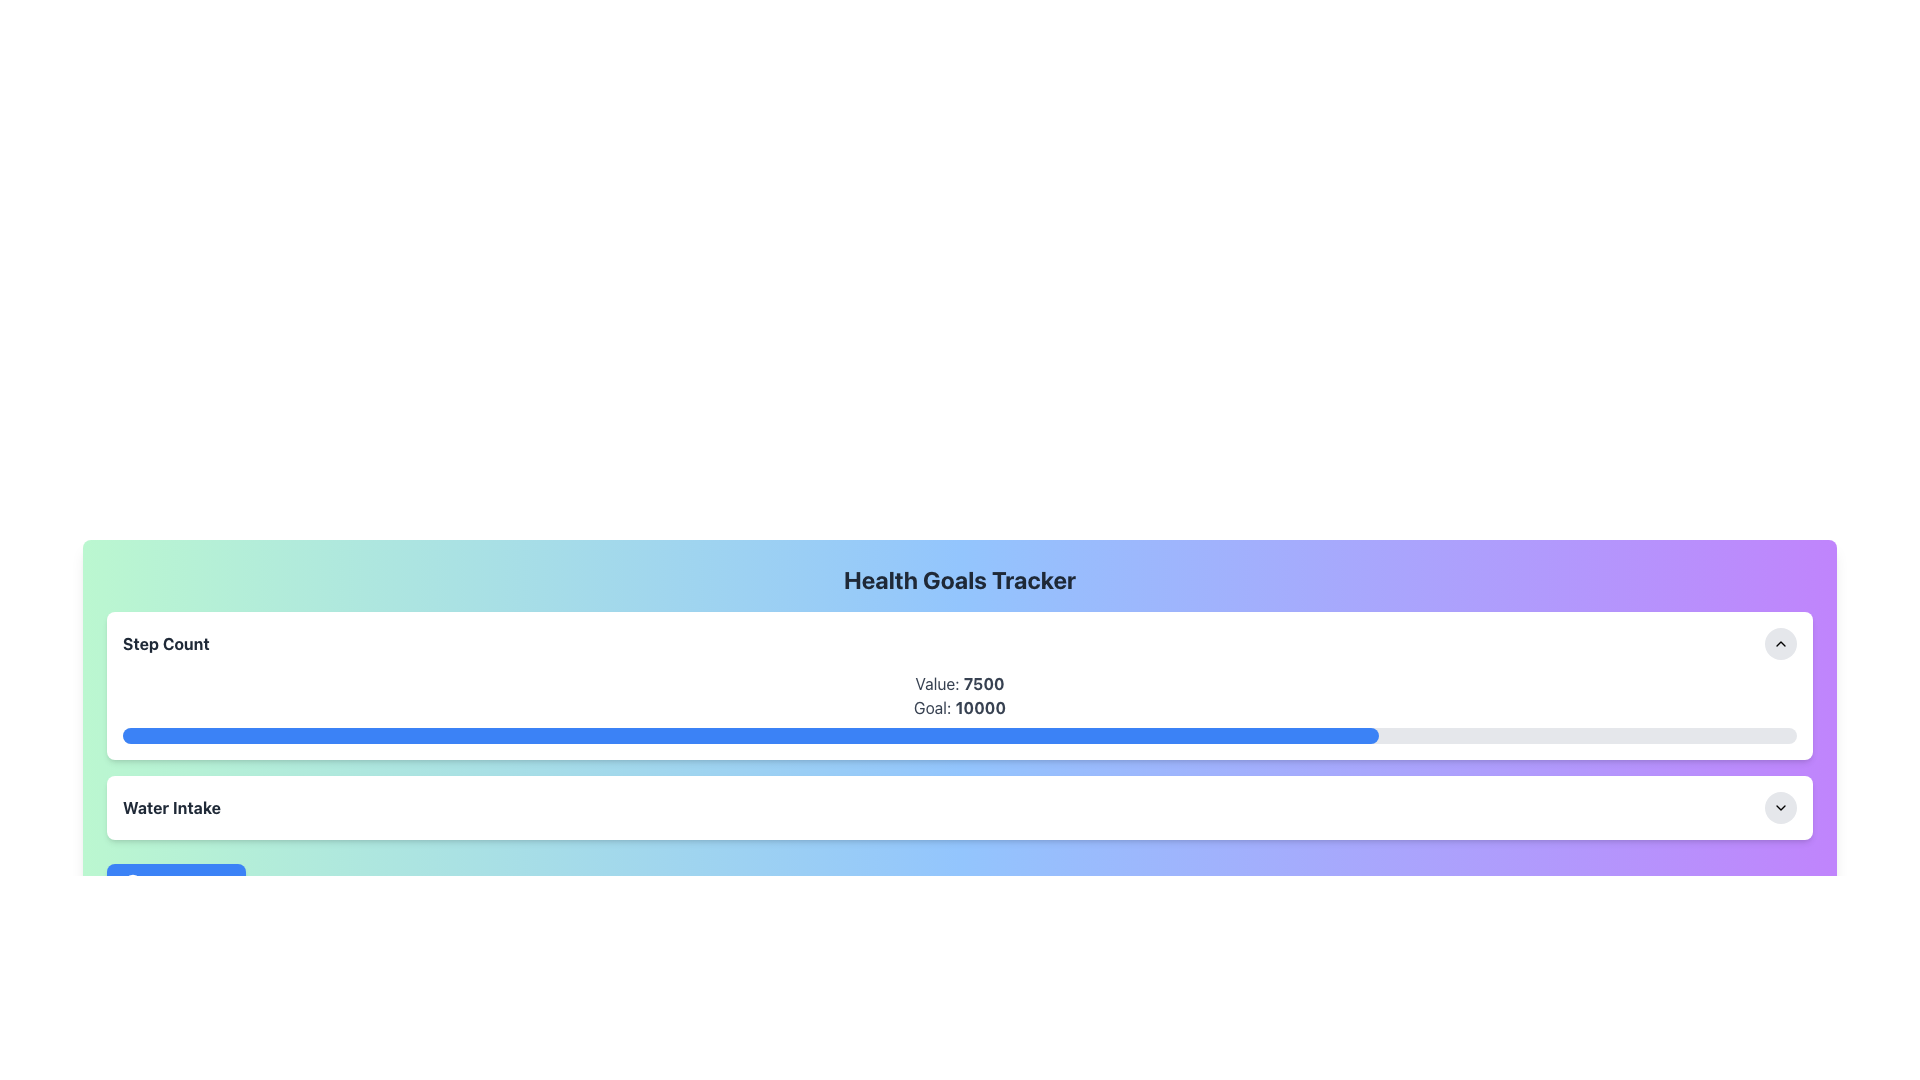 Image resolution: width=1920 pixels, height=1080 pixels. I want to click on the static text label displaying 'Water Intake' in bold gray font, positioned below the 'Step Count' progress bar, so click(172, 806).